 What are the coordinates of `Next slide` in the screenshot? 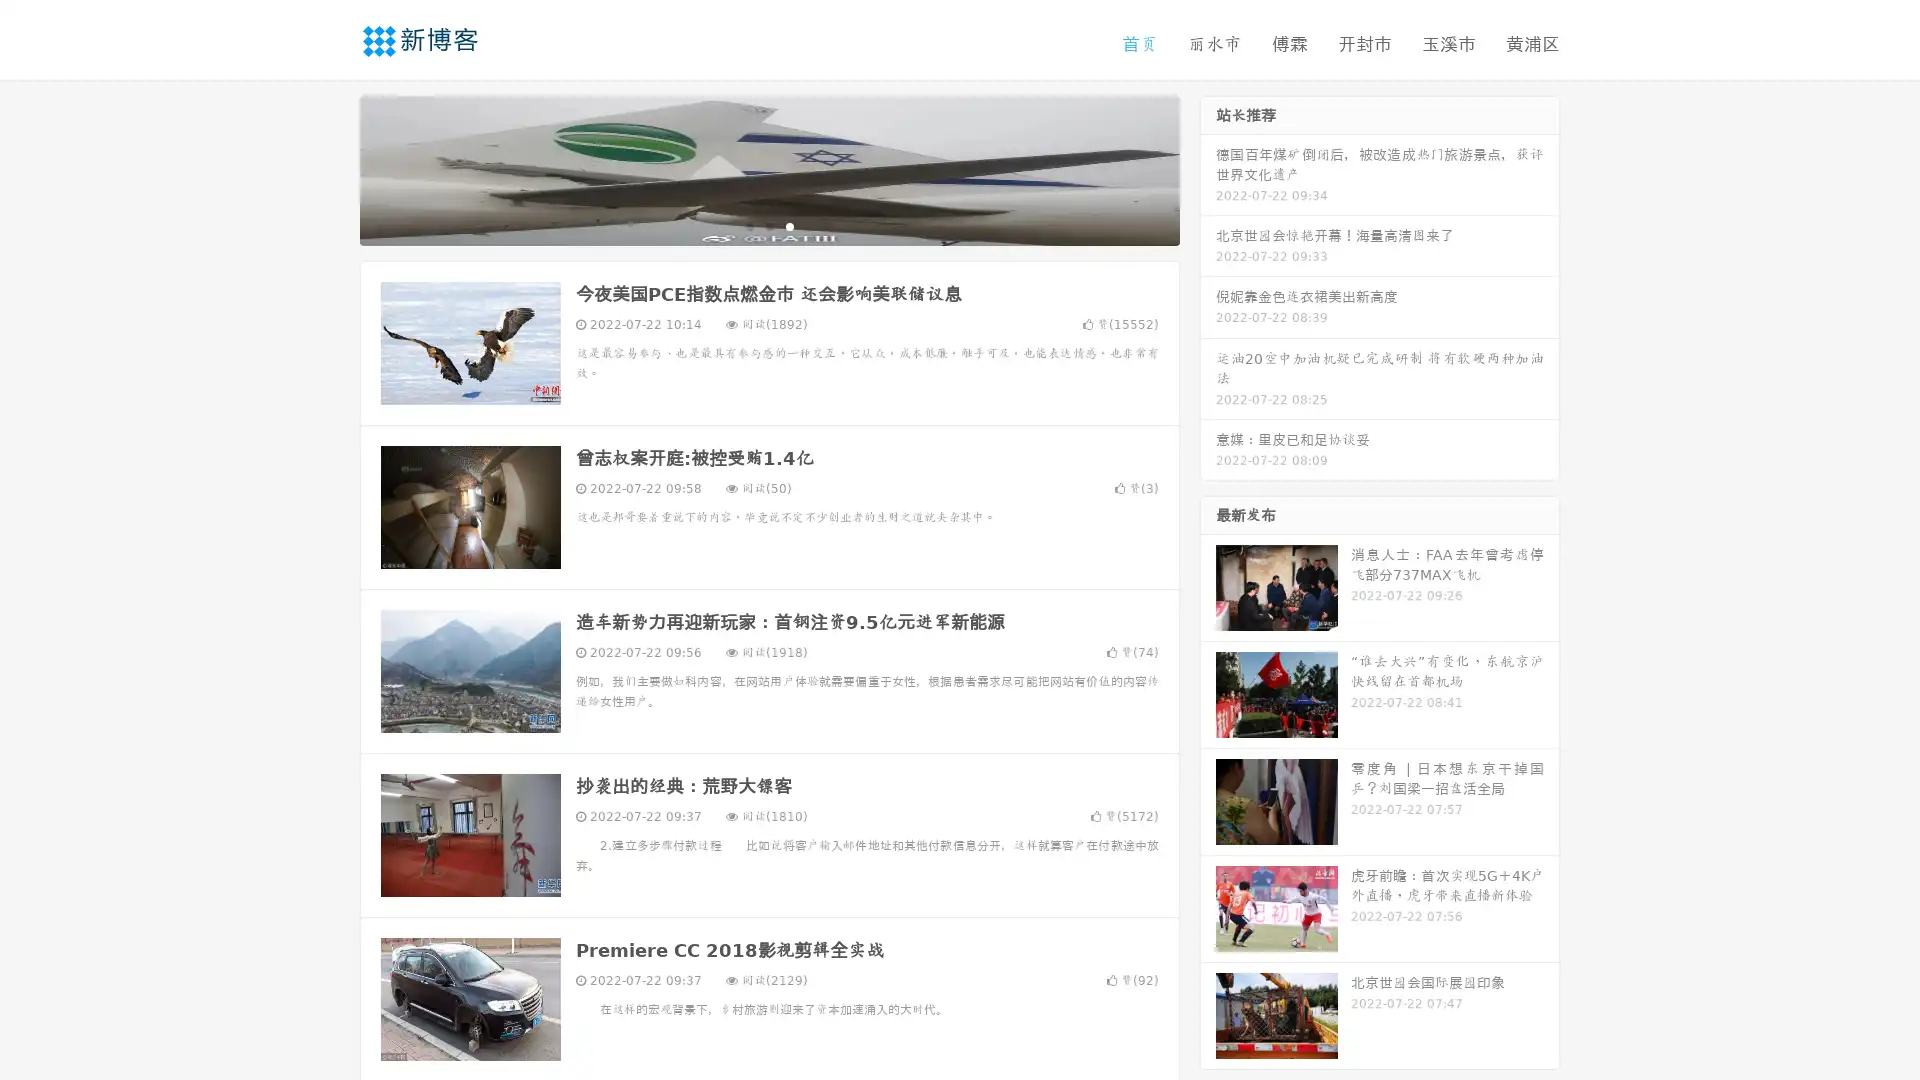 It's located at (1208, 168).